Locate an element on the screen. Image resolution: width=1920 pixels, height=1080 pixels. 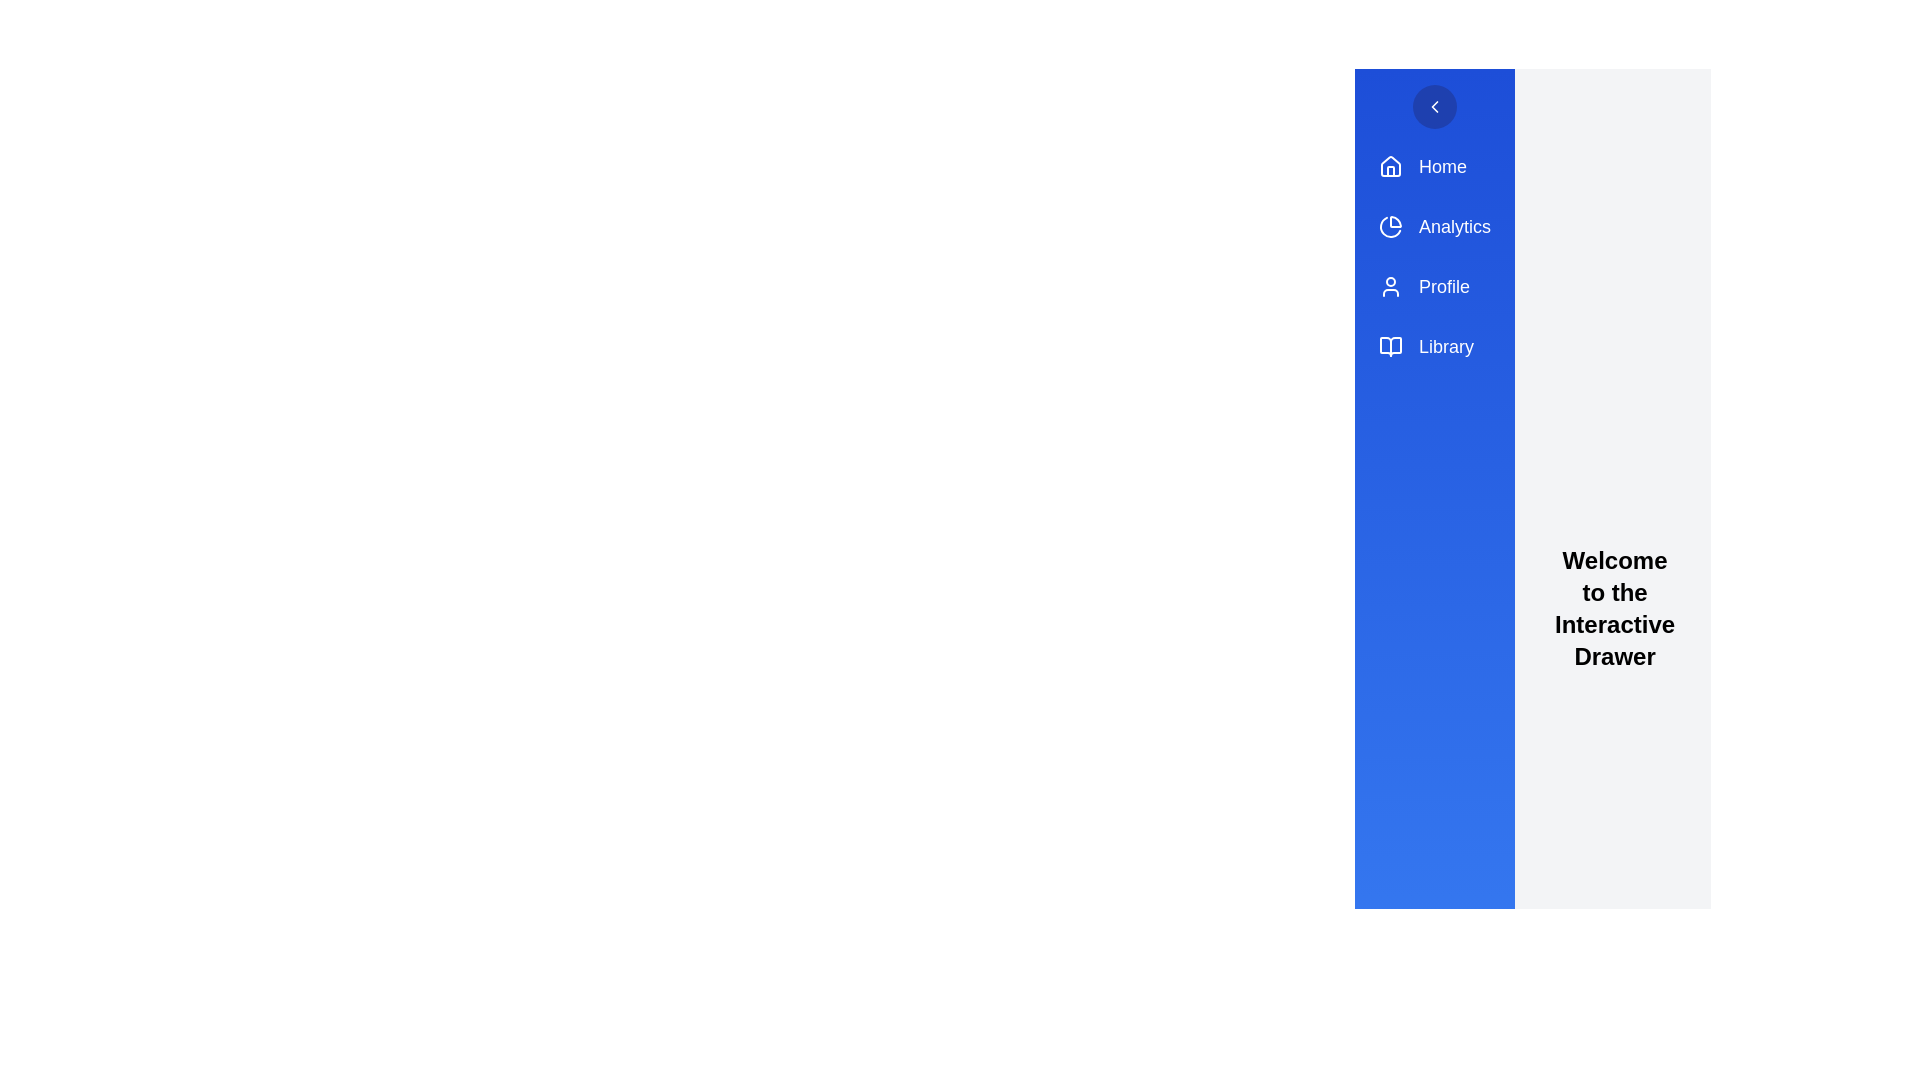
the menu item labeled Home to navigate is located at coordinates (1434, 165).